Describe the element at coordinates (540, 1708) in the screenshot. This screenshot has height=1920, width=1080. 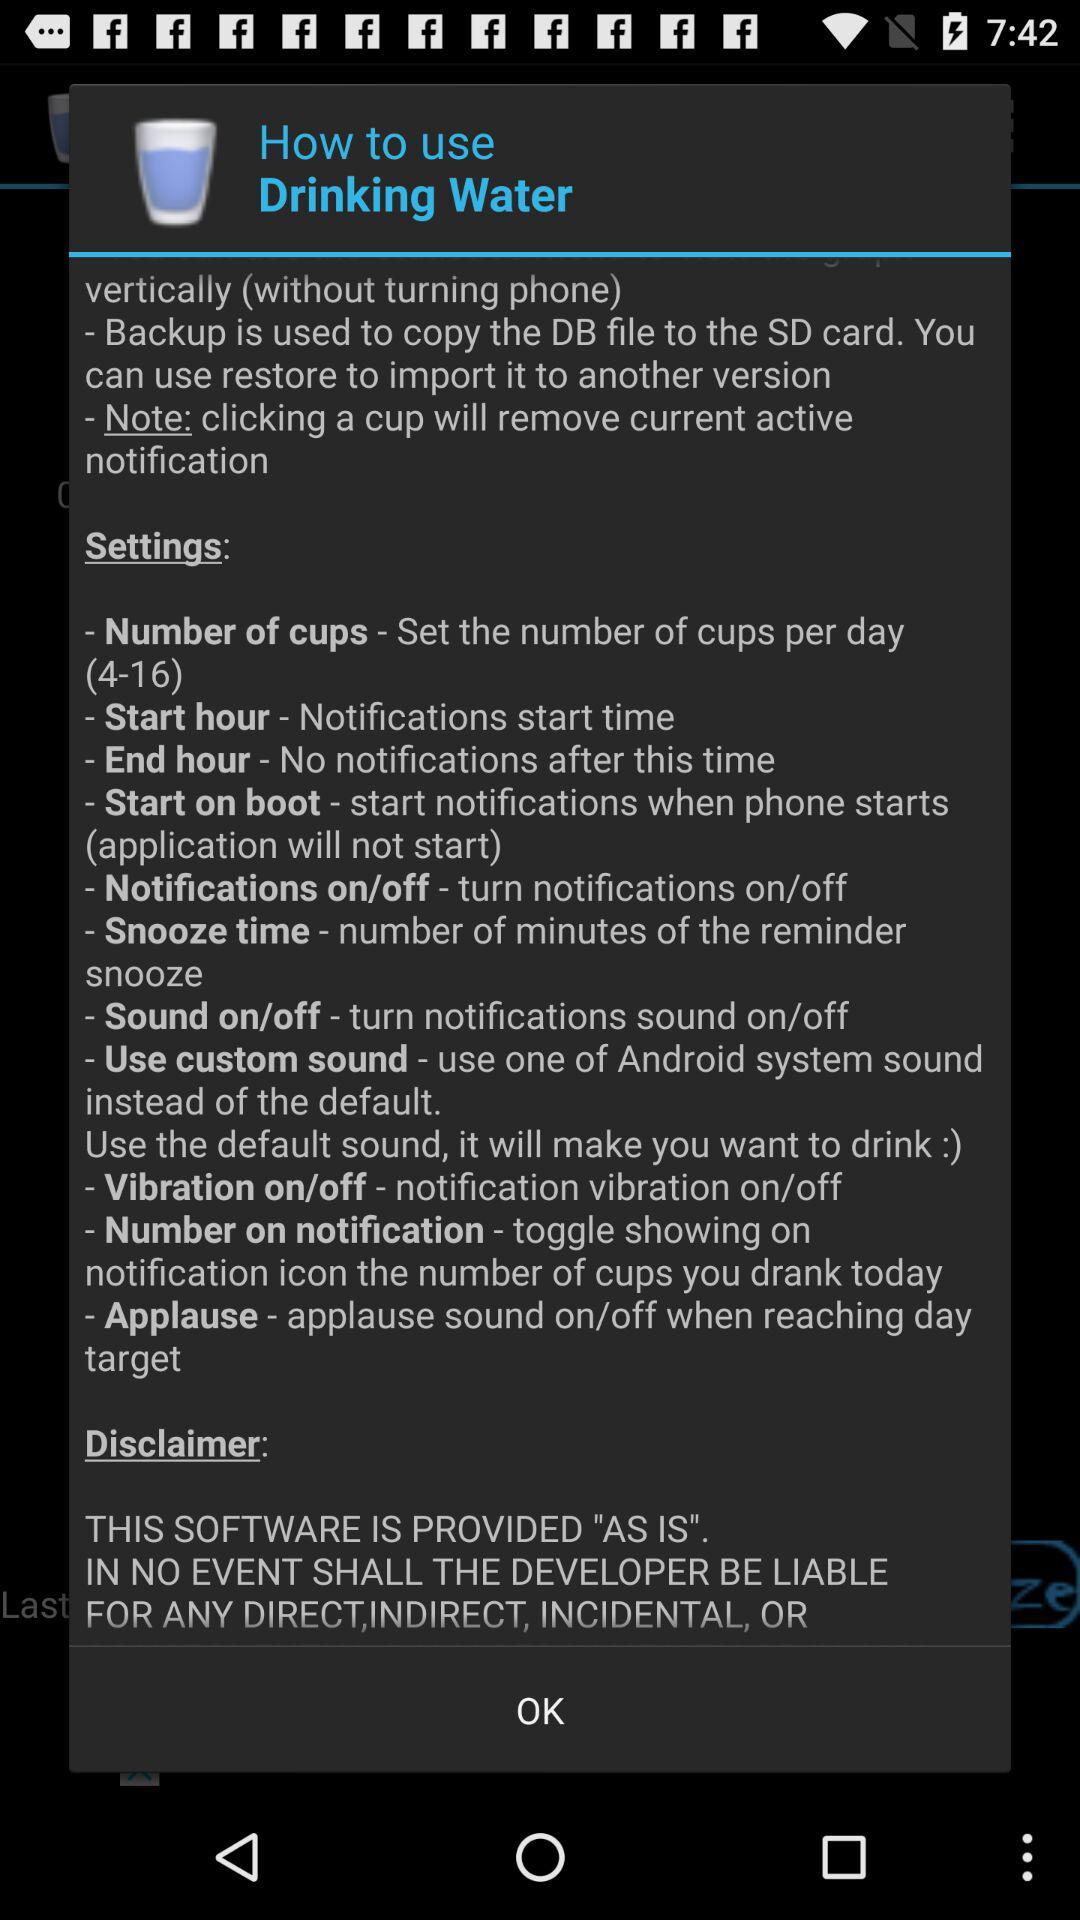
I see `the ok` at that location.